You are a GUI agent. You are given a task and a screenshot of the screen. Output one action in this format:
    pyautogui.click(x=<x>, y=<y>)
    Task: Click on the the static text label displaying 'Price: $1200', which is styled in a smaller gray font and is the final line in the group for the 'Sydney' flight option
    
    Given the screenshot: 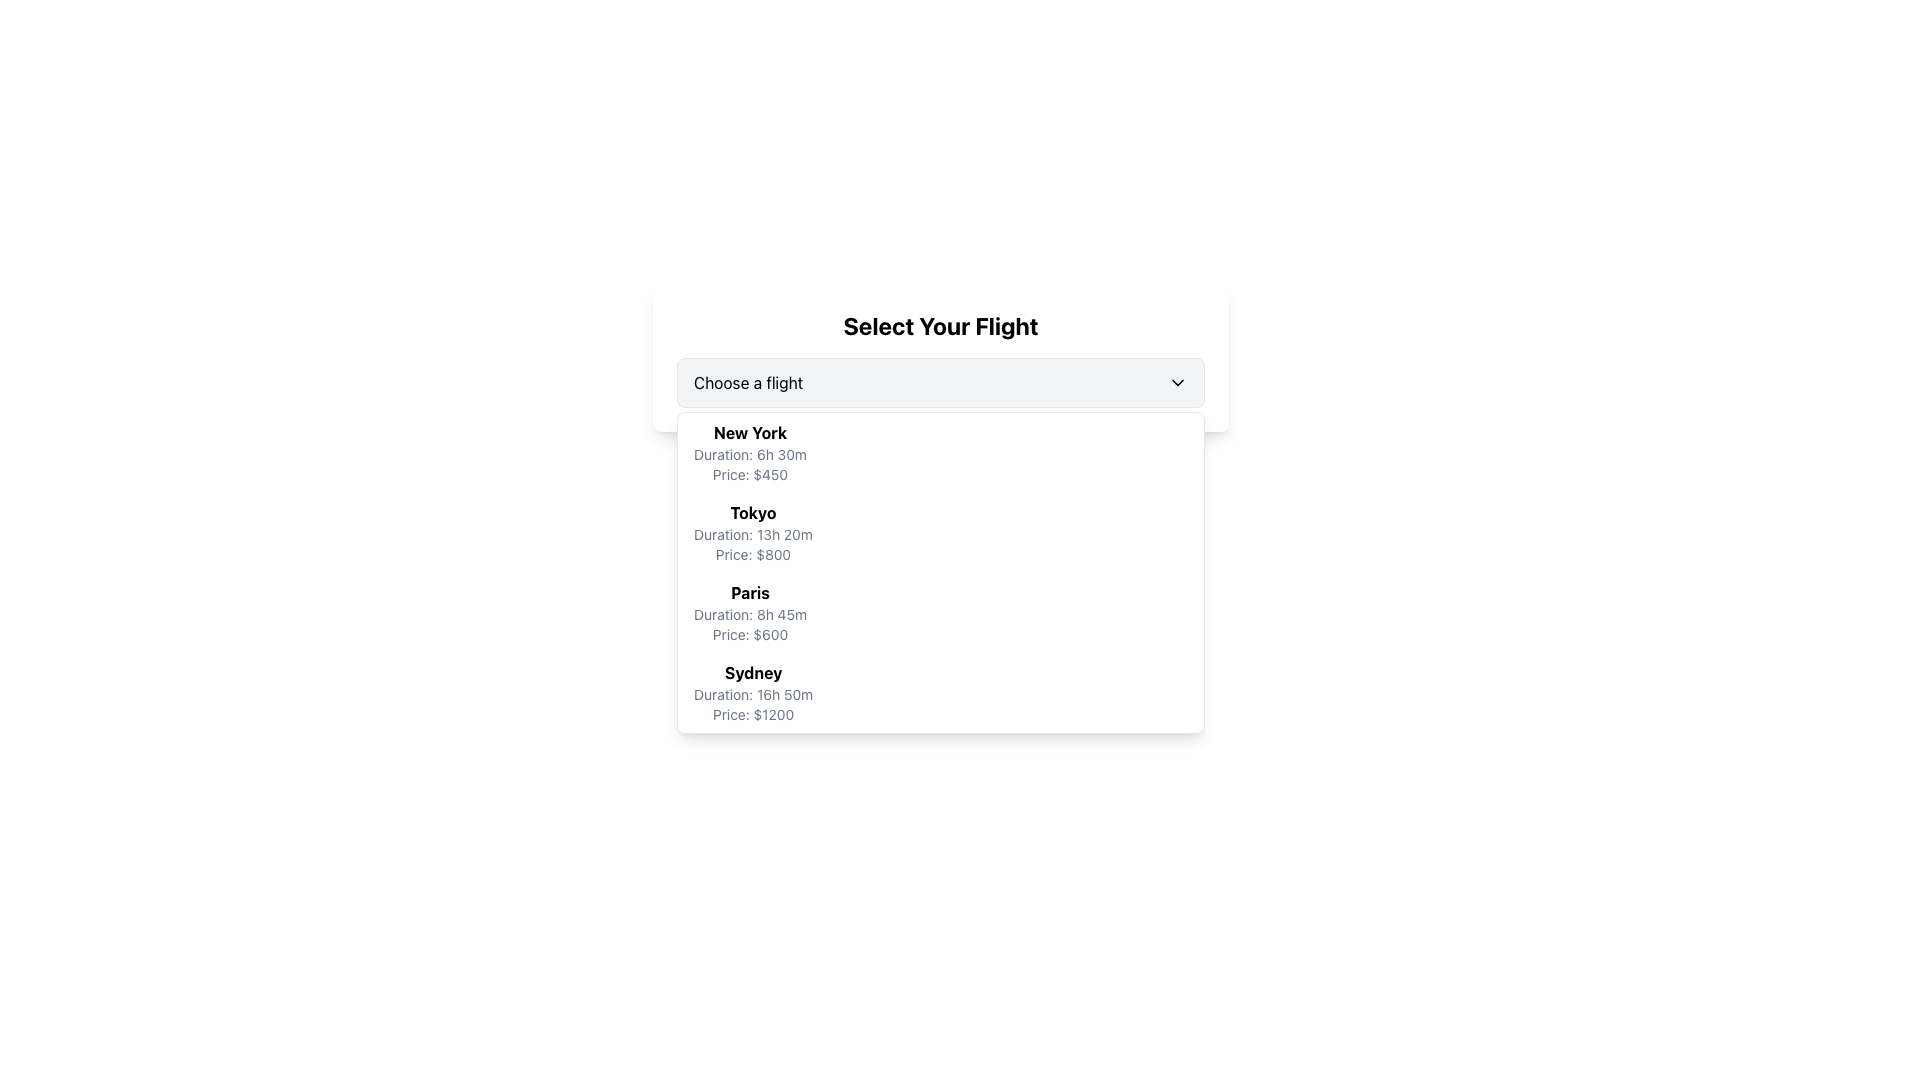 What is the action you would take?
    pyautogui.click(x=752, y=713)
    